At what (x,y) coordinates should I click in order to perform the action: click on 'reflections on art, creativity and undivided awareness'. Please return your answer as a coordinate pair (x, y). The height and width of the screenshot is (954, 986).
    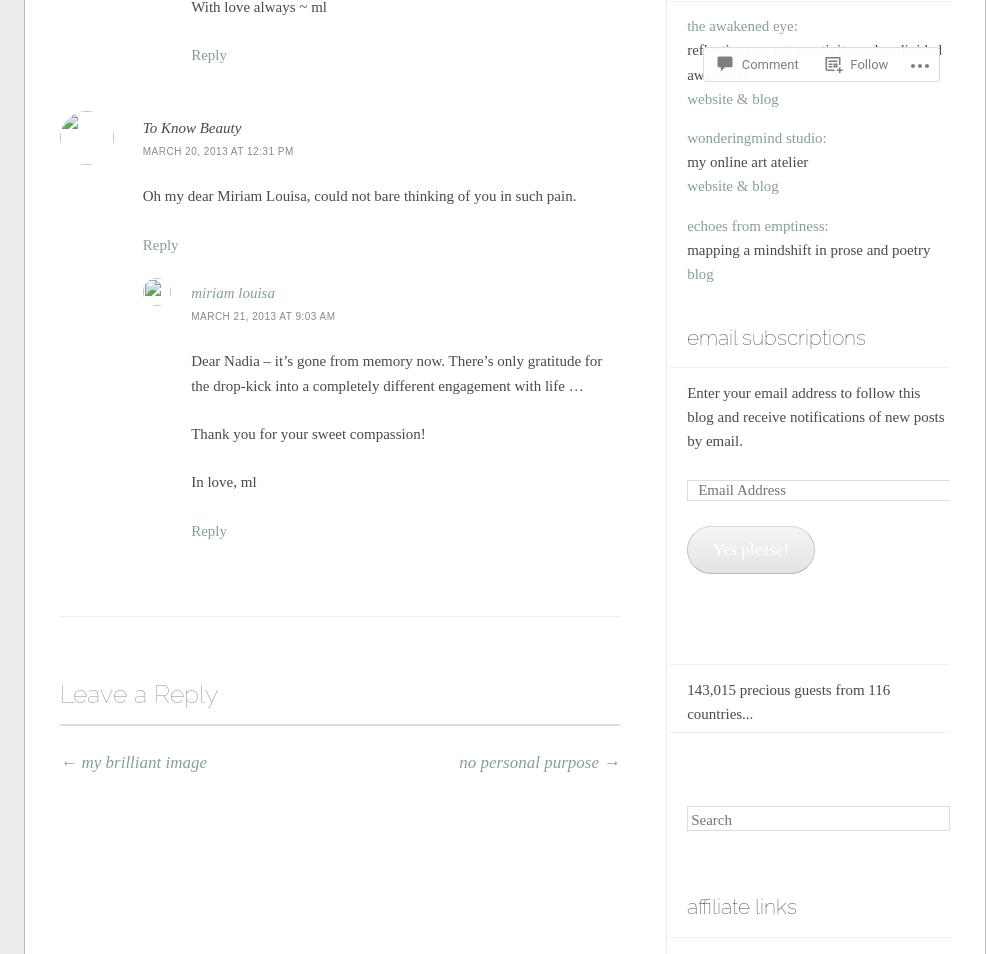
    Looking at the image, I should click on (814, 61).